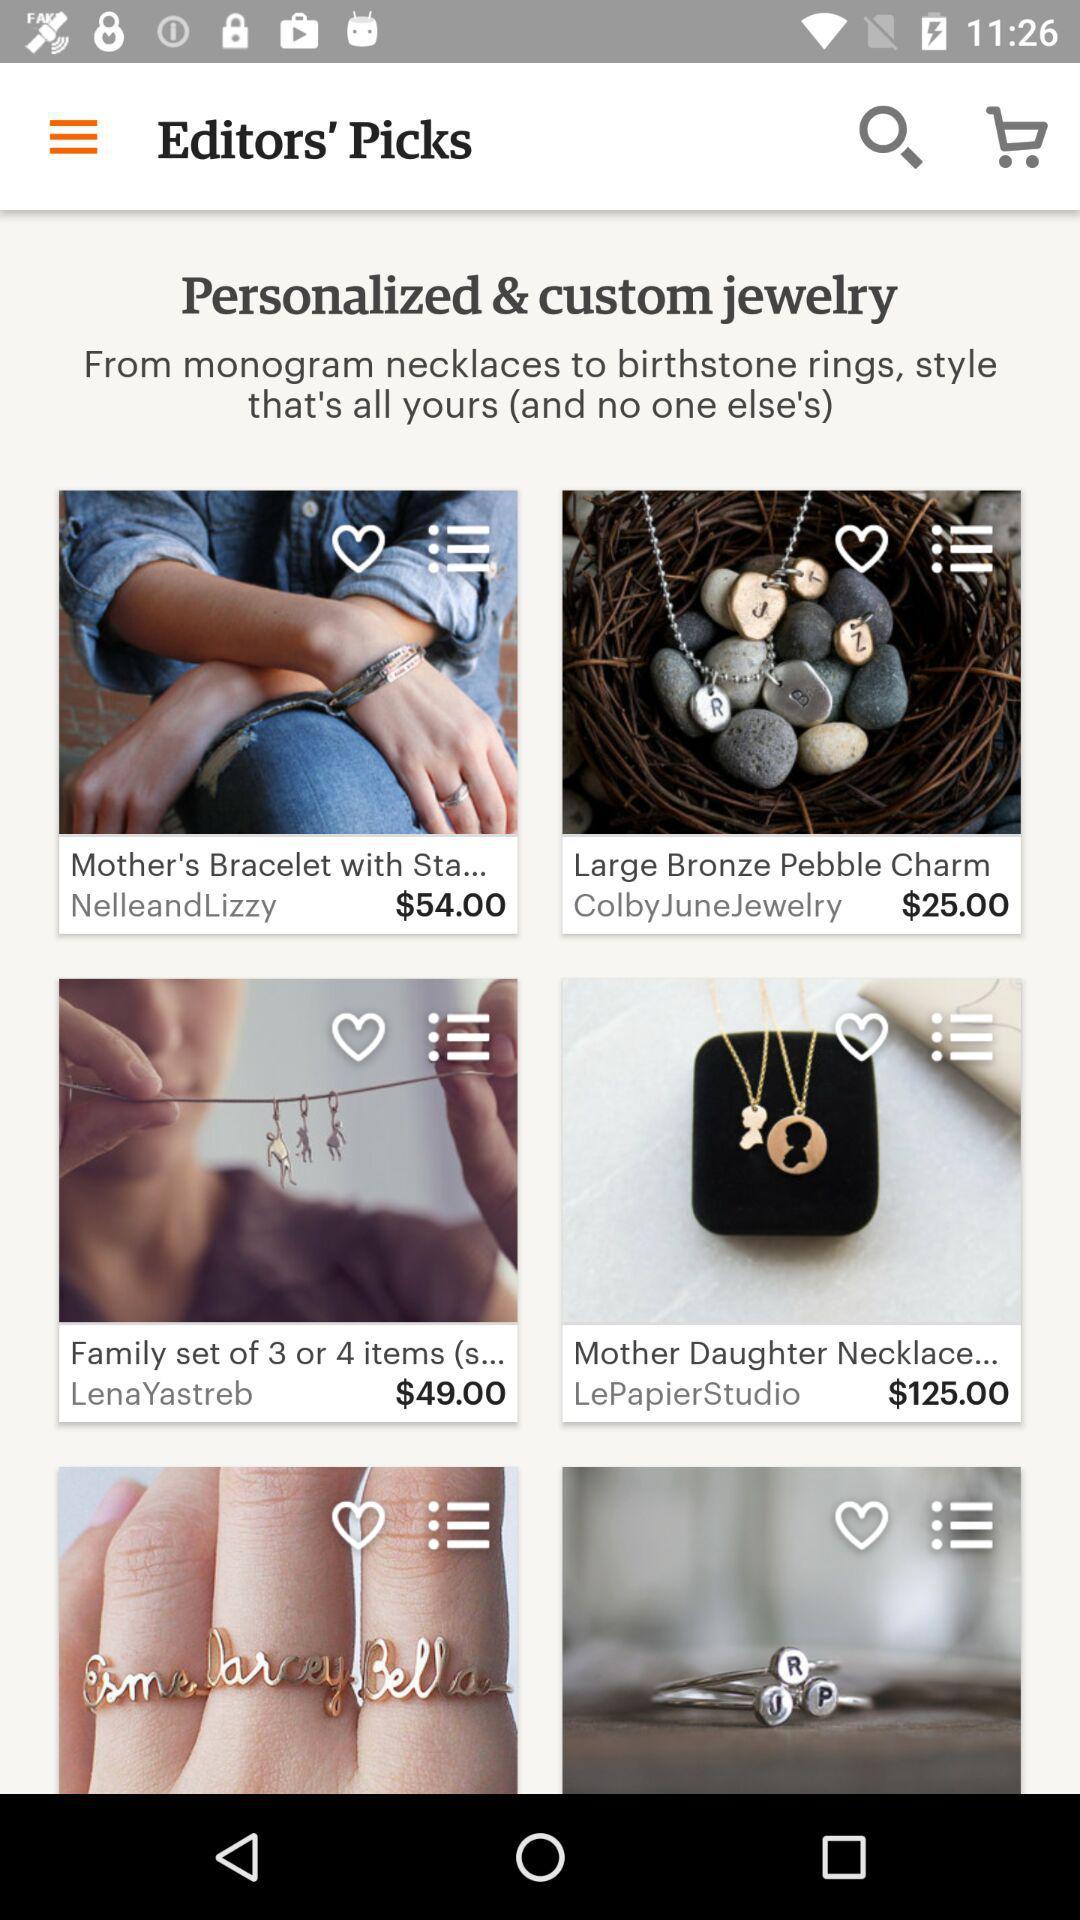 Image resolution: width=1080 pixels, height=1920 pixels. Describe the element at coordinates (890, 136) in the screenshot. I see `the button which is left side of the cart` at that location.